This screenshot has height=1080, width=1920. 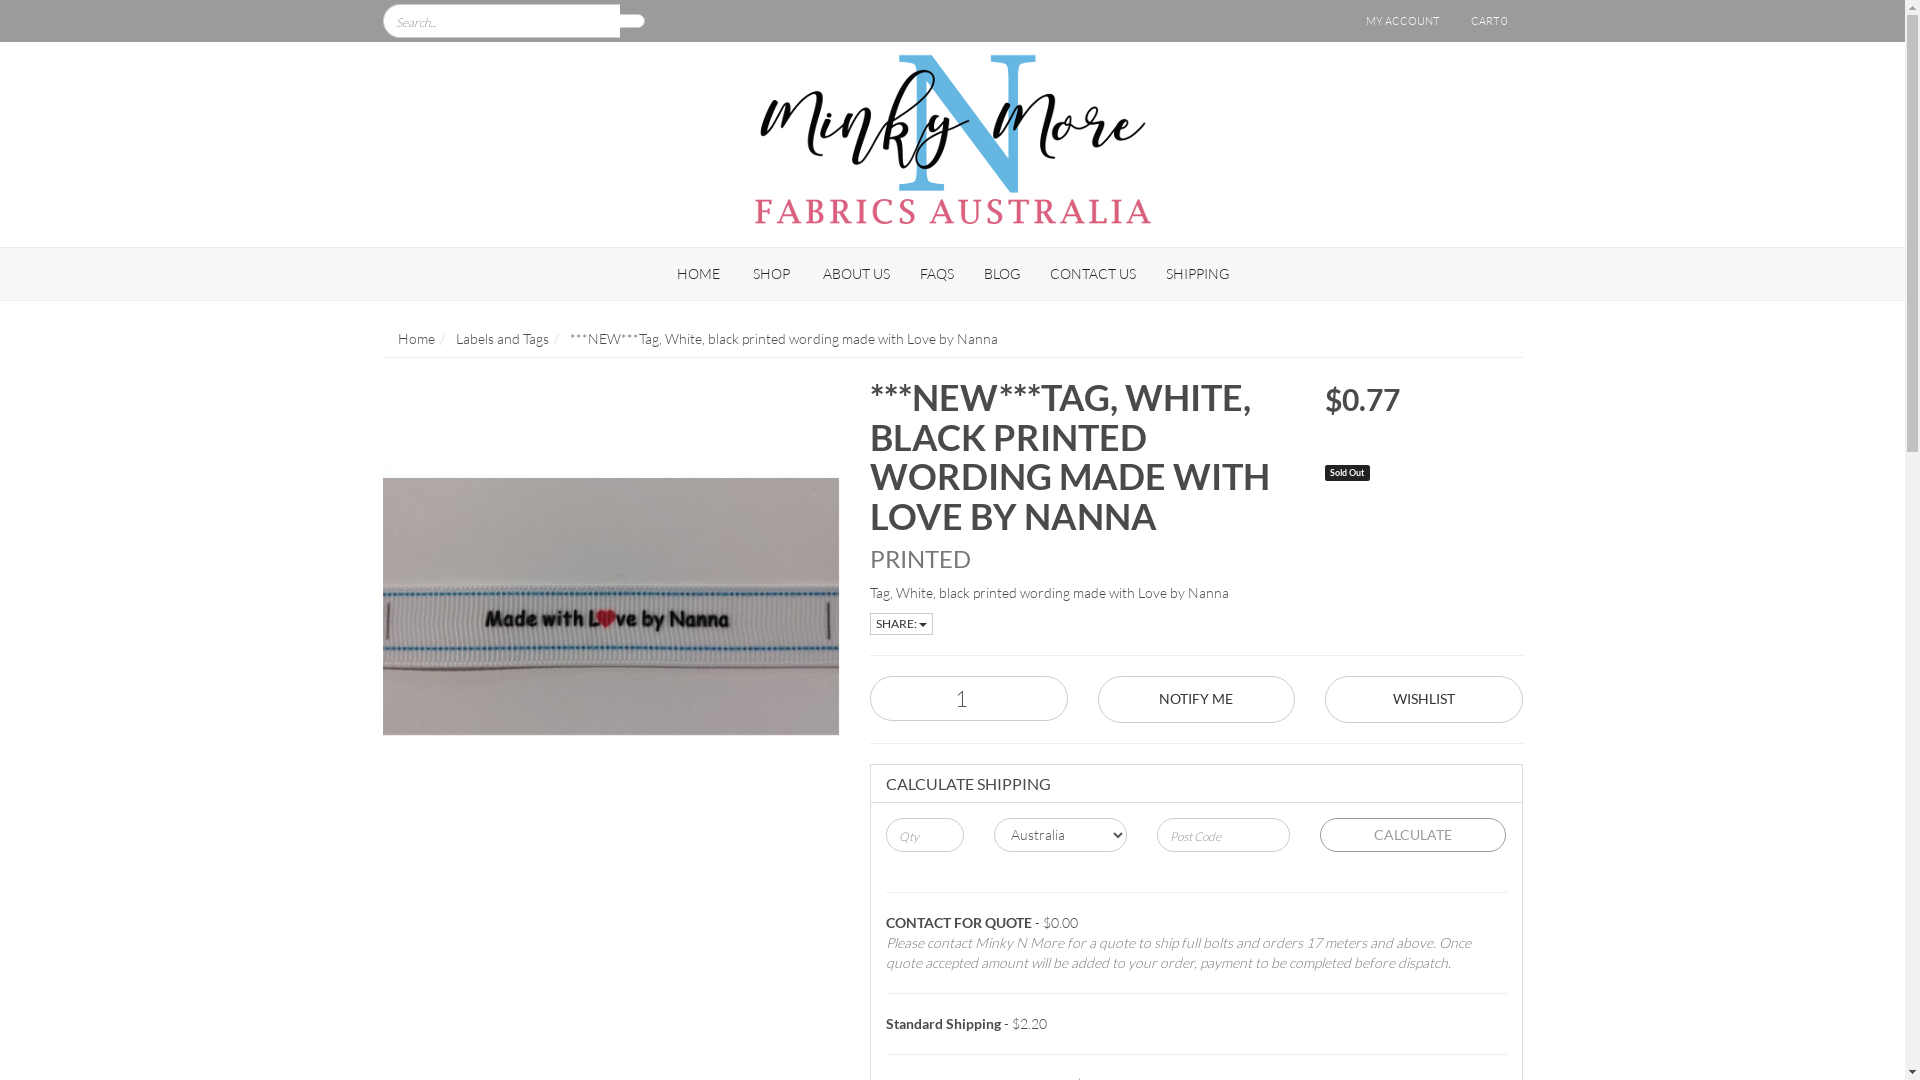 I want to click on 'Home', so click(x=415, y=337).